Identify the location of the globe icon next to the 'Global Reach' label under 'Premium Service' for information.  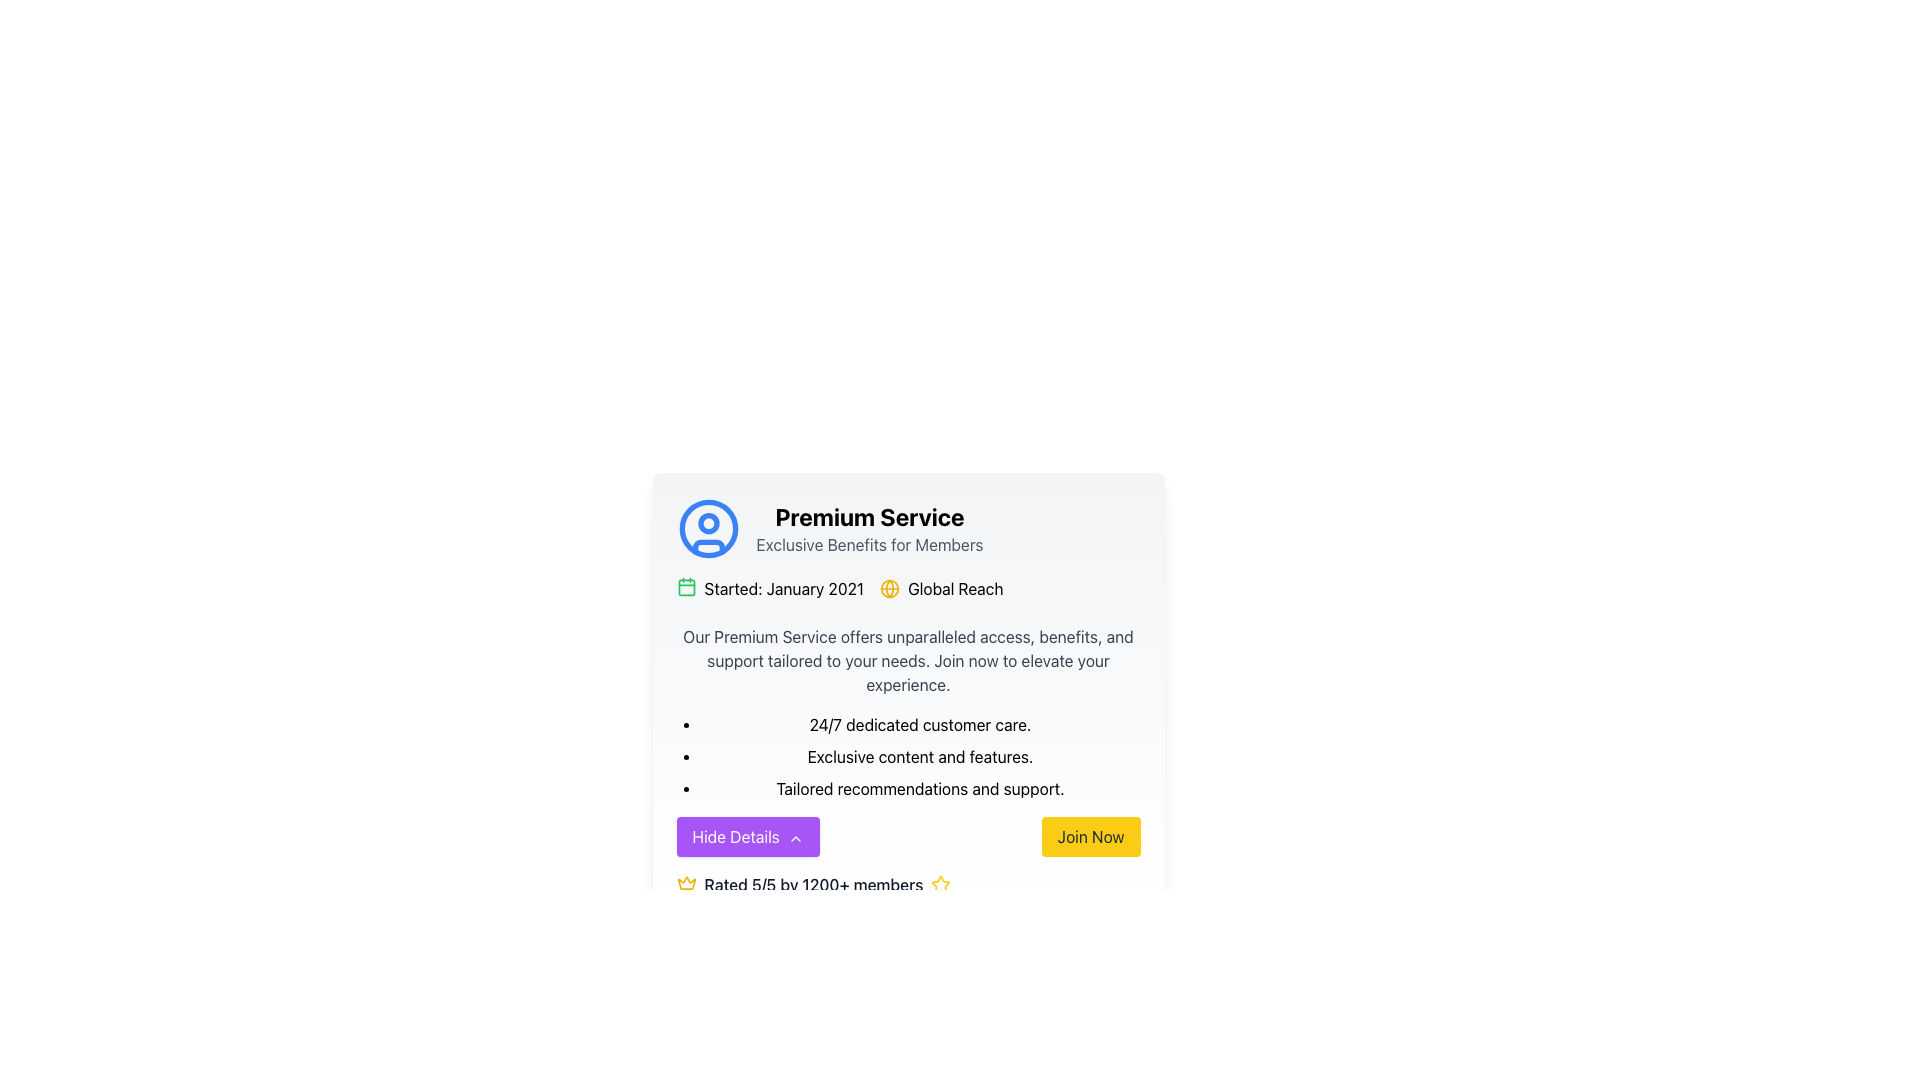
(889, 588).